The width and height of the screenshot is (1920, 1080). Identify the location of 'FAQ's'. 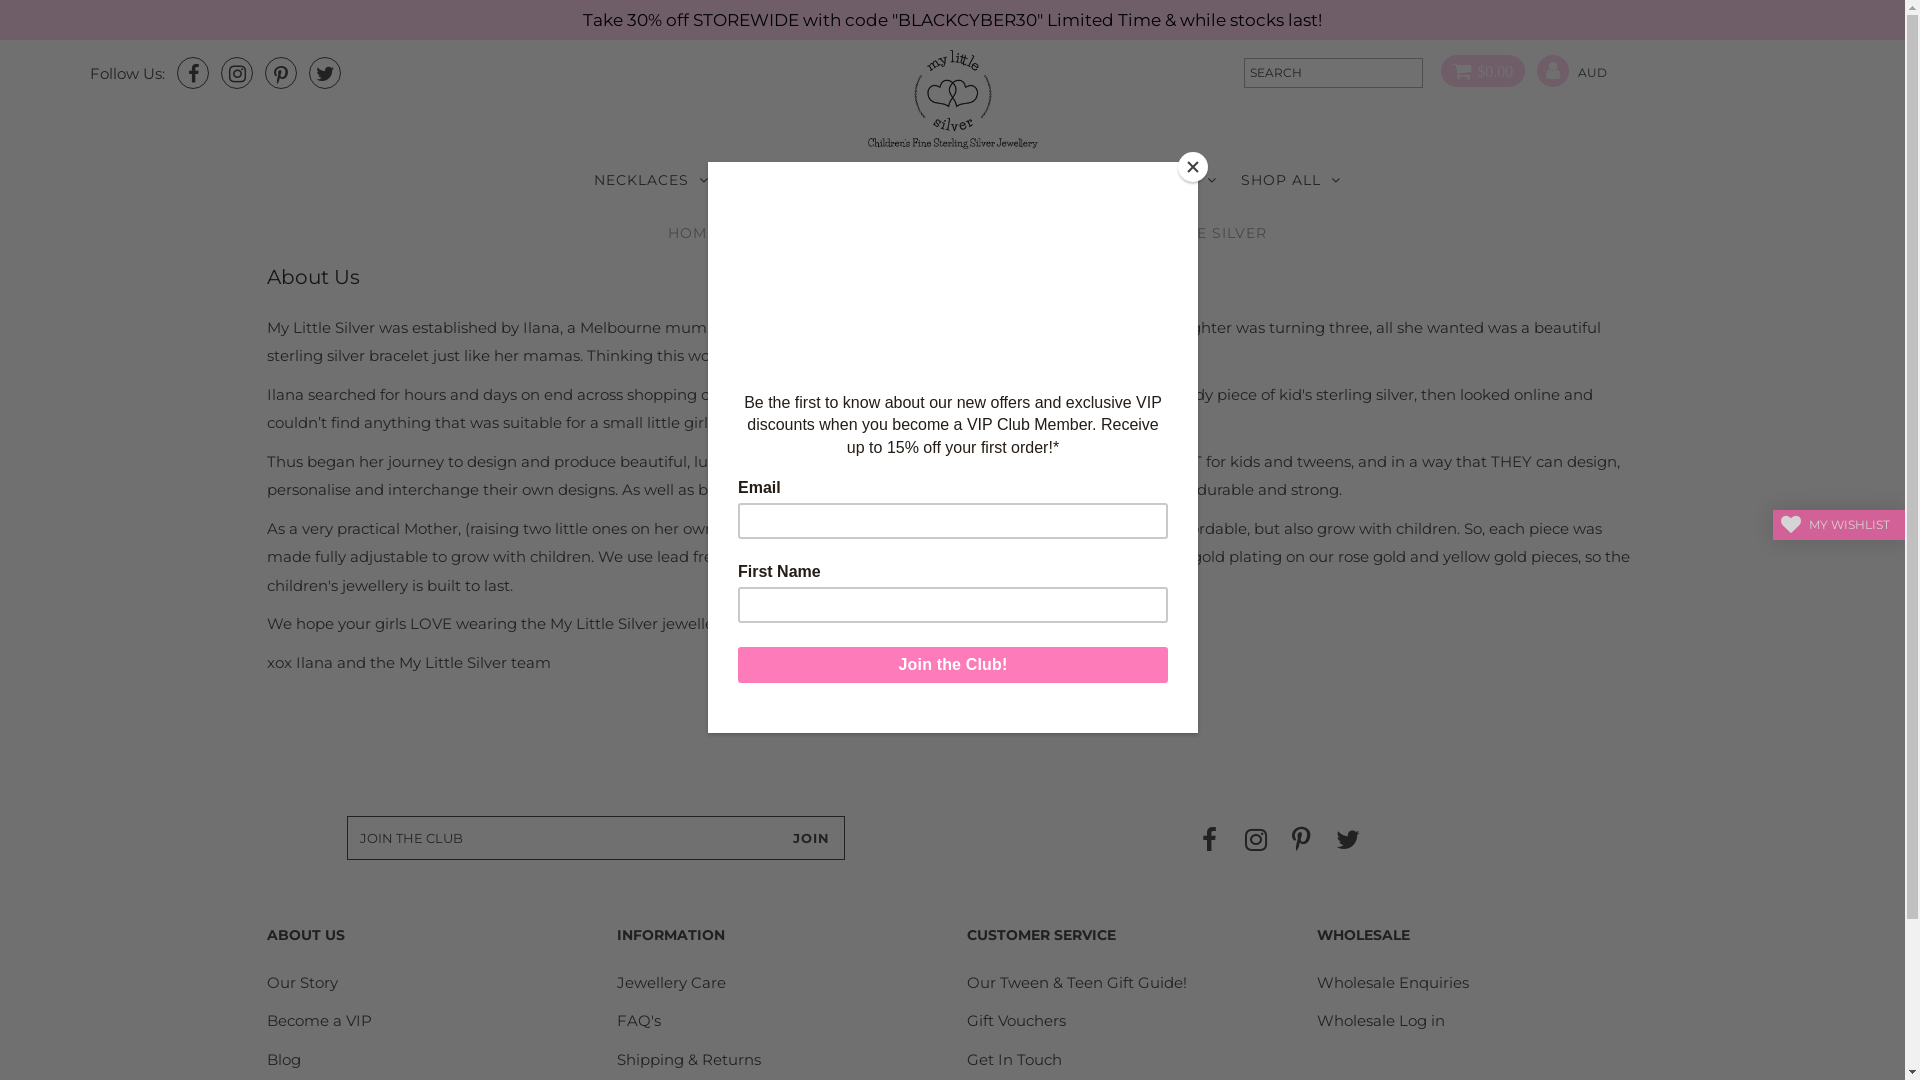
(637, 1020).